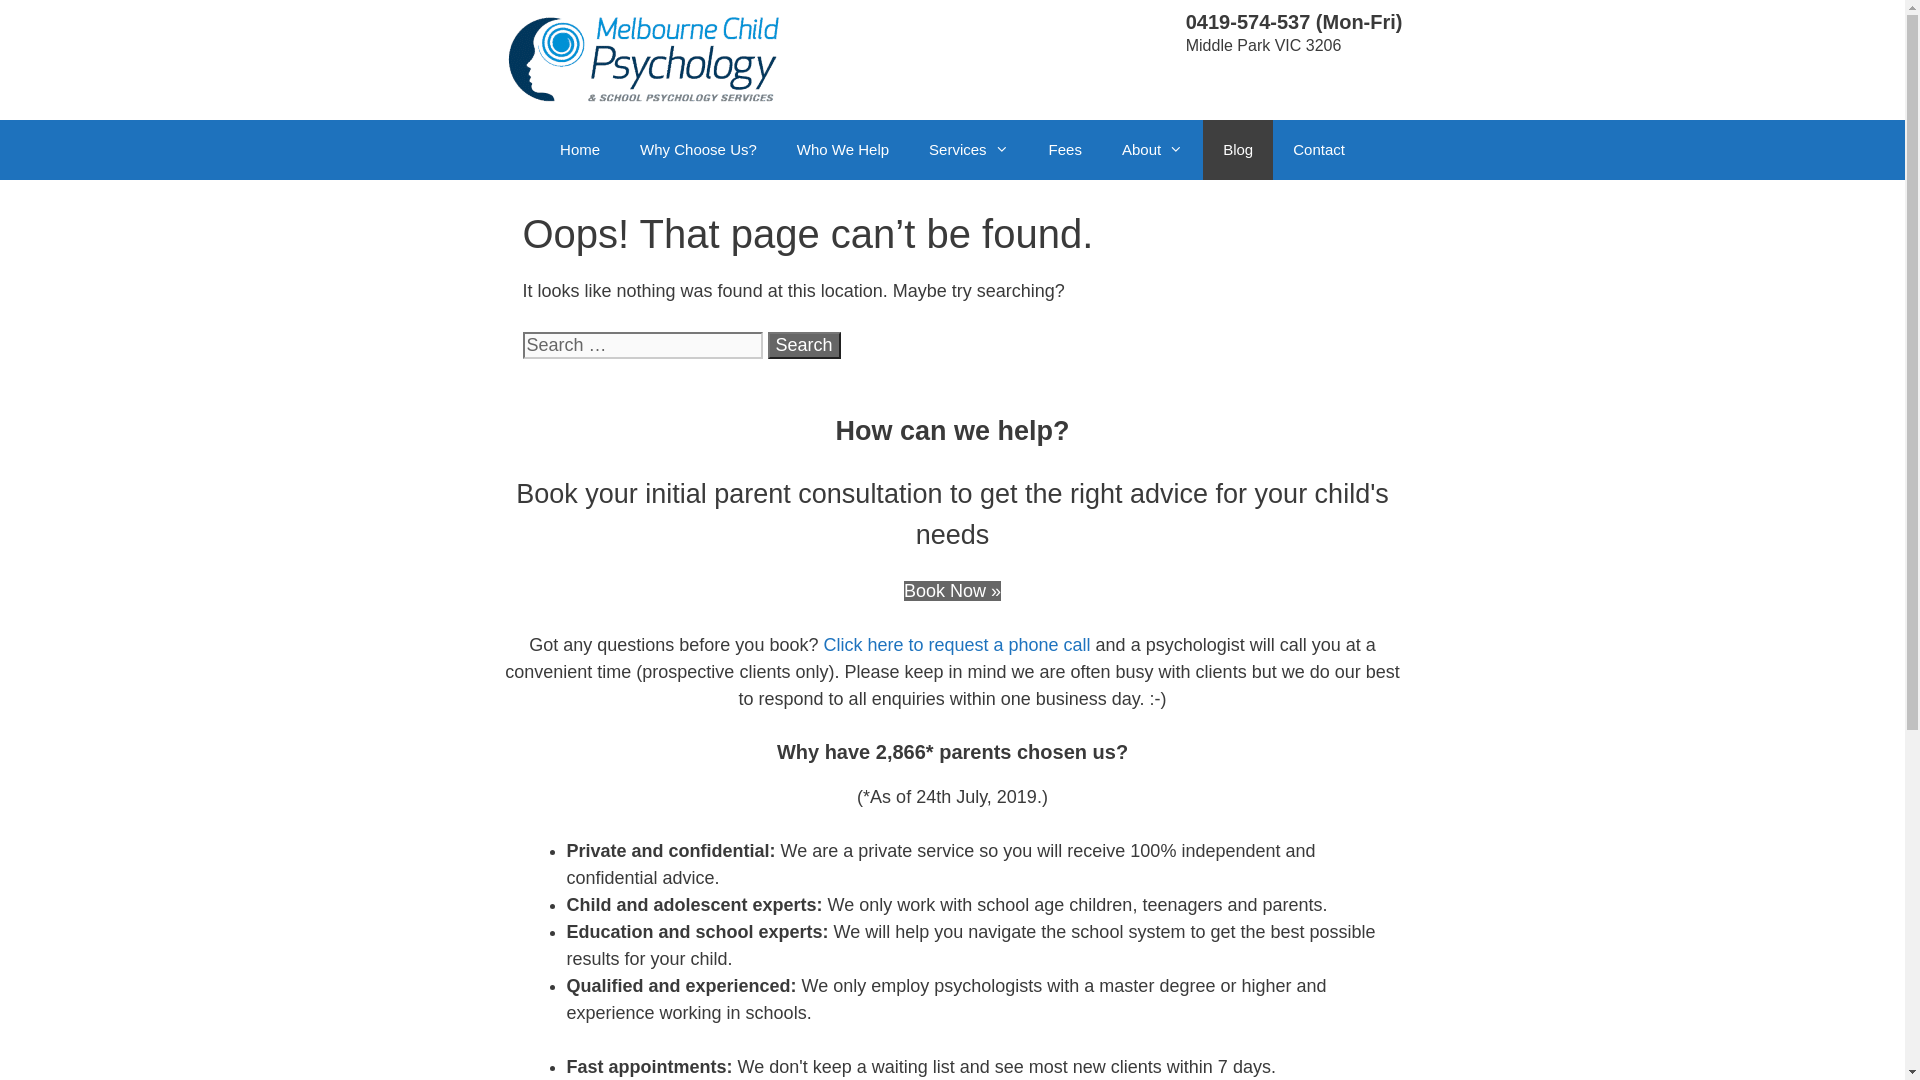 Image resolution: width=1920 pixels, height=1080 pixels. I want to click on 'Services', so click(907, 149).